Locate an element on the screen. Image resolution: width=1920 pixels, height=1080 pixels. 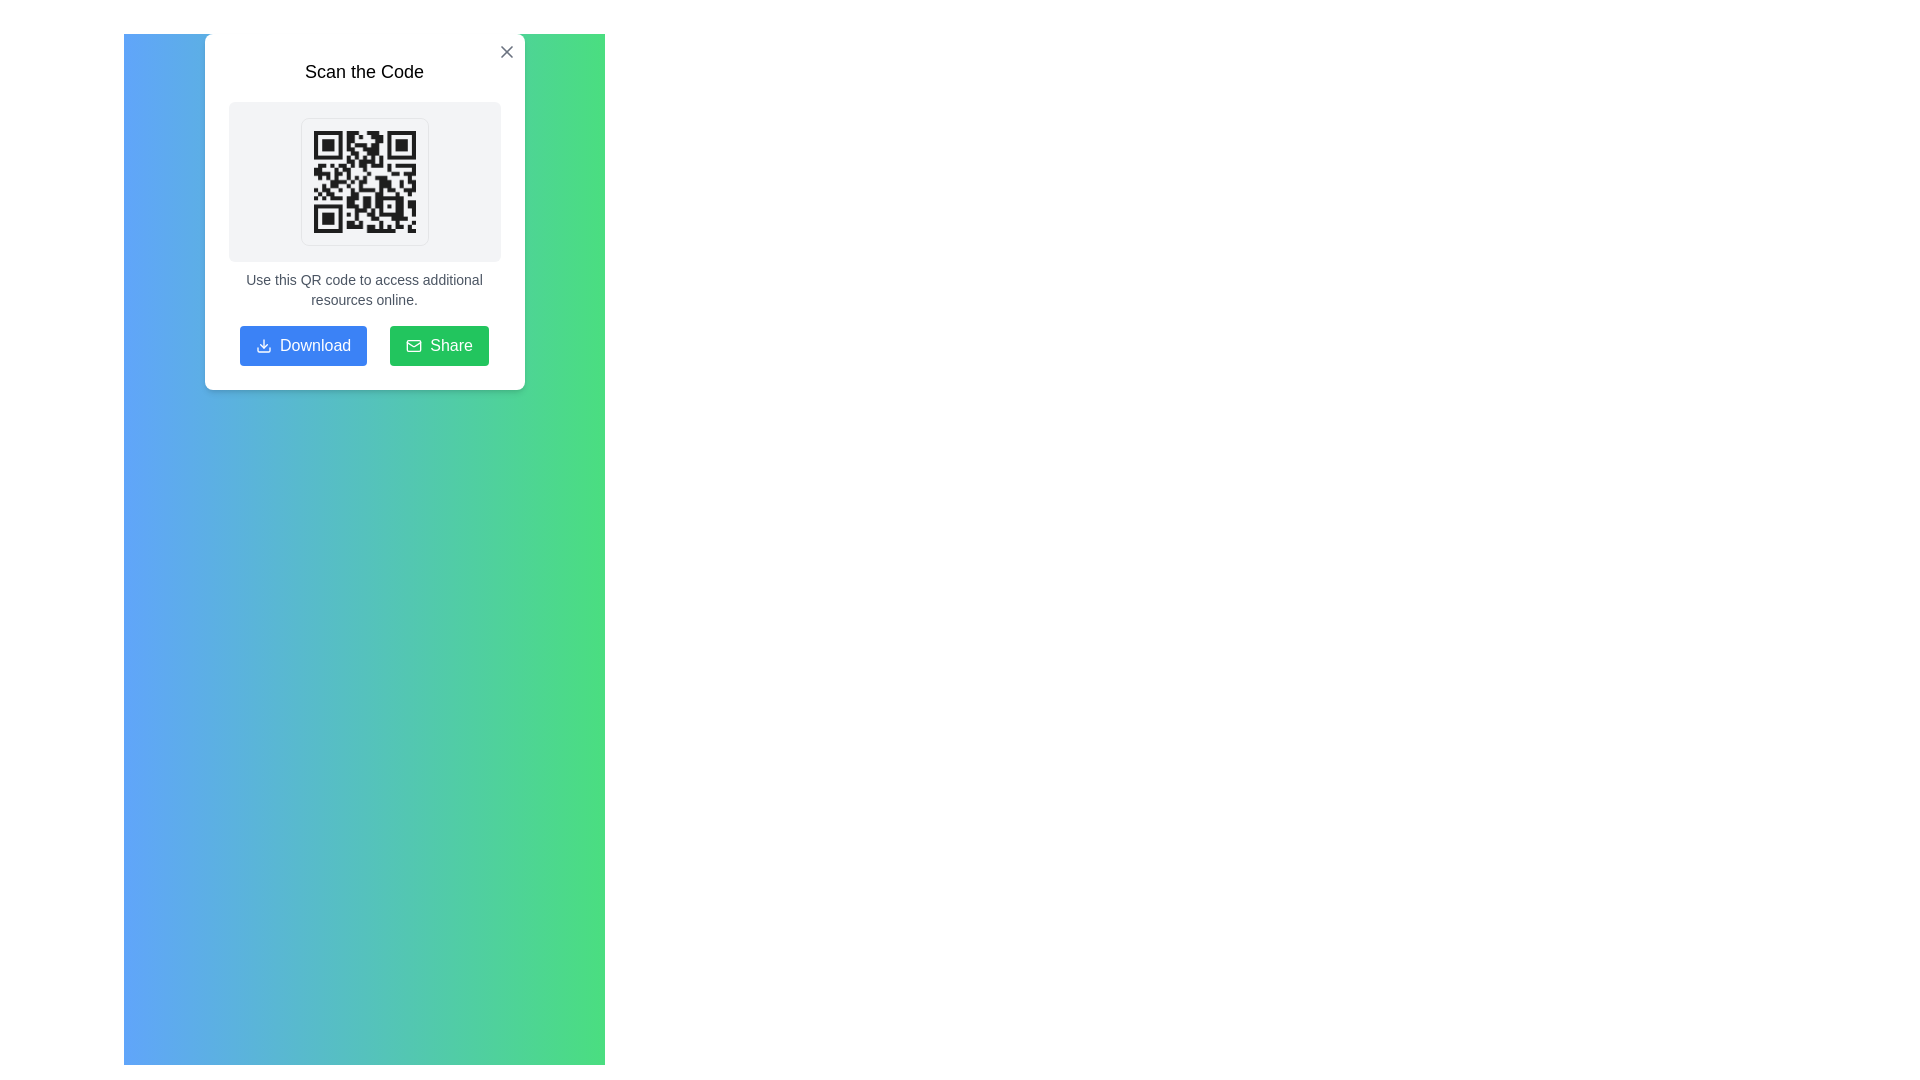
the 'Download' button located in the bottom-left part of the modal window, which features a blue background and a downward arrow icon is located at coordinates (263, 345).